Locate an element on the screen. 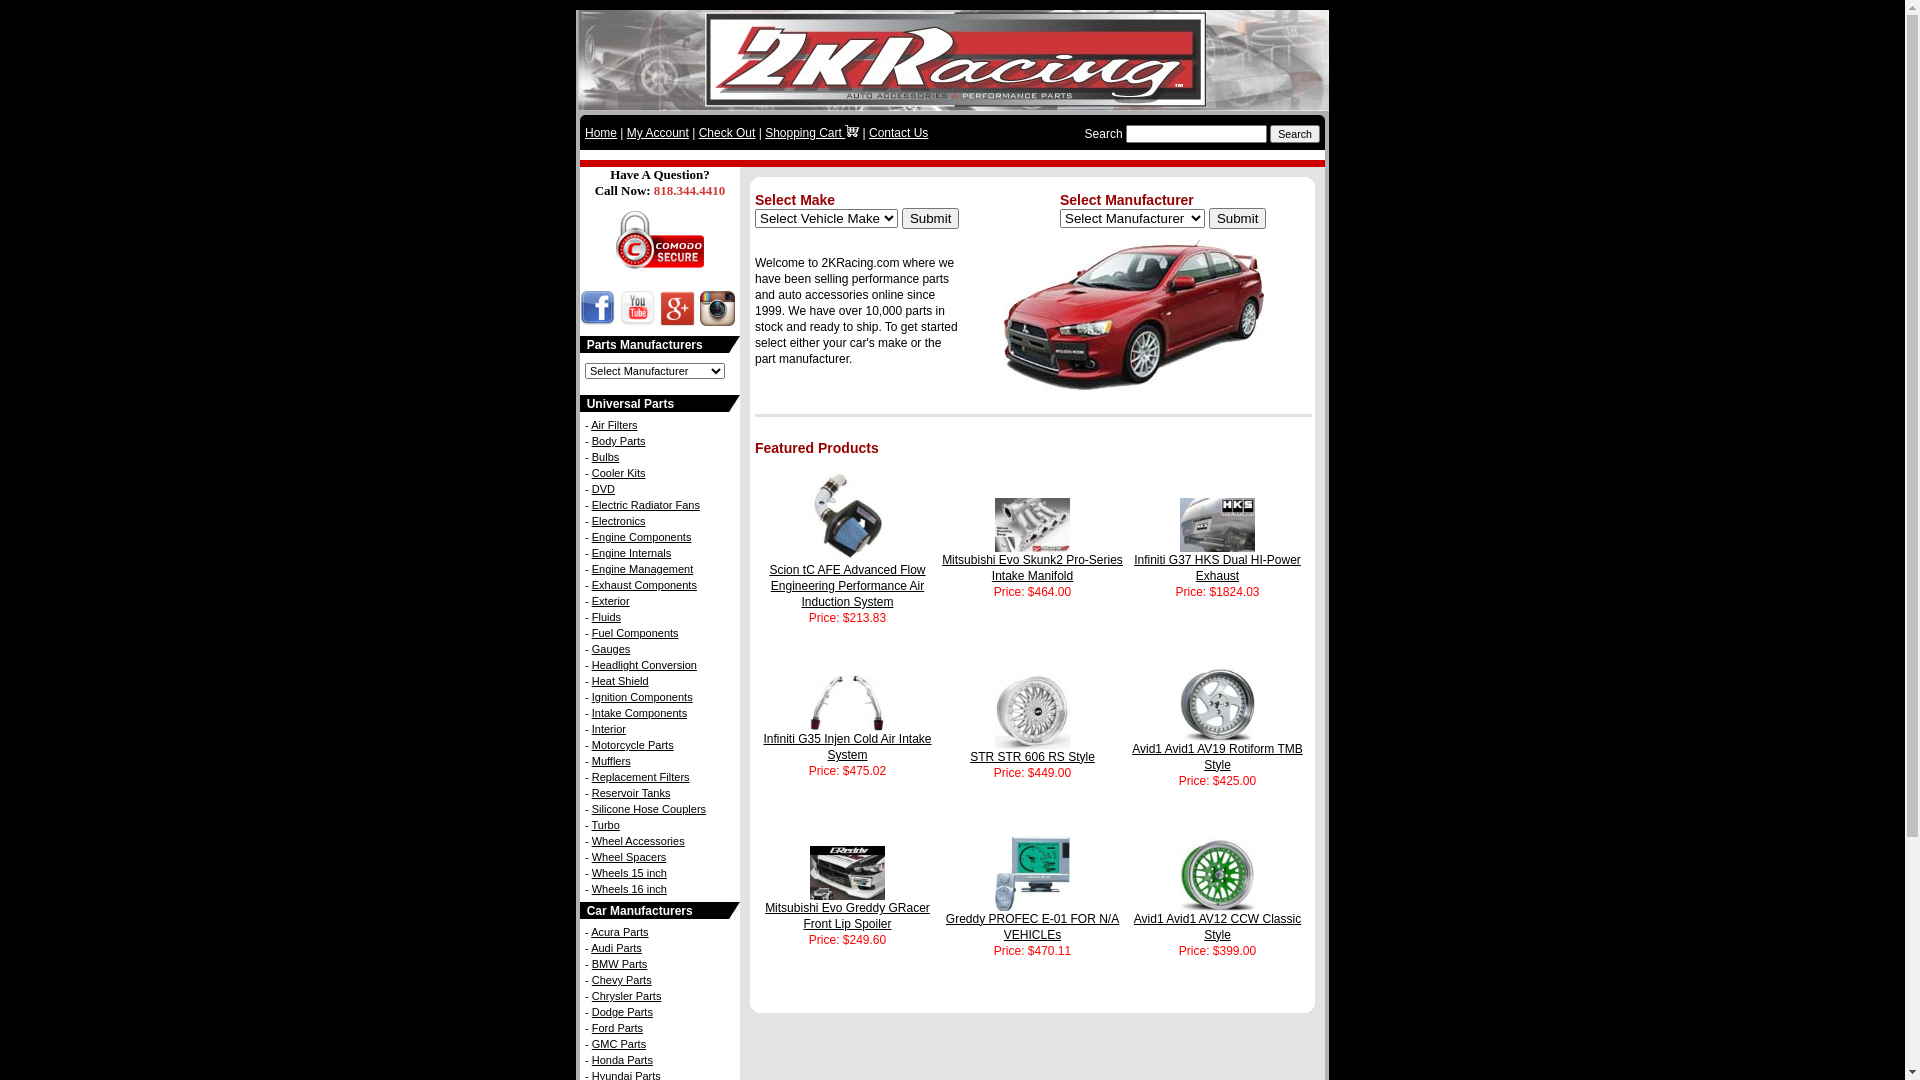 The width and height of the screenshot is (1920, 1080). 'Fluids' is located at coordinates (605, 616).